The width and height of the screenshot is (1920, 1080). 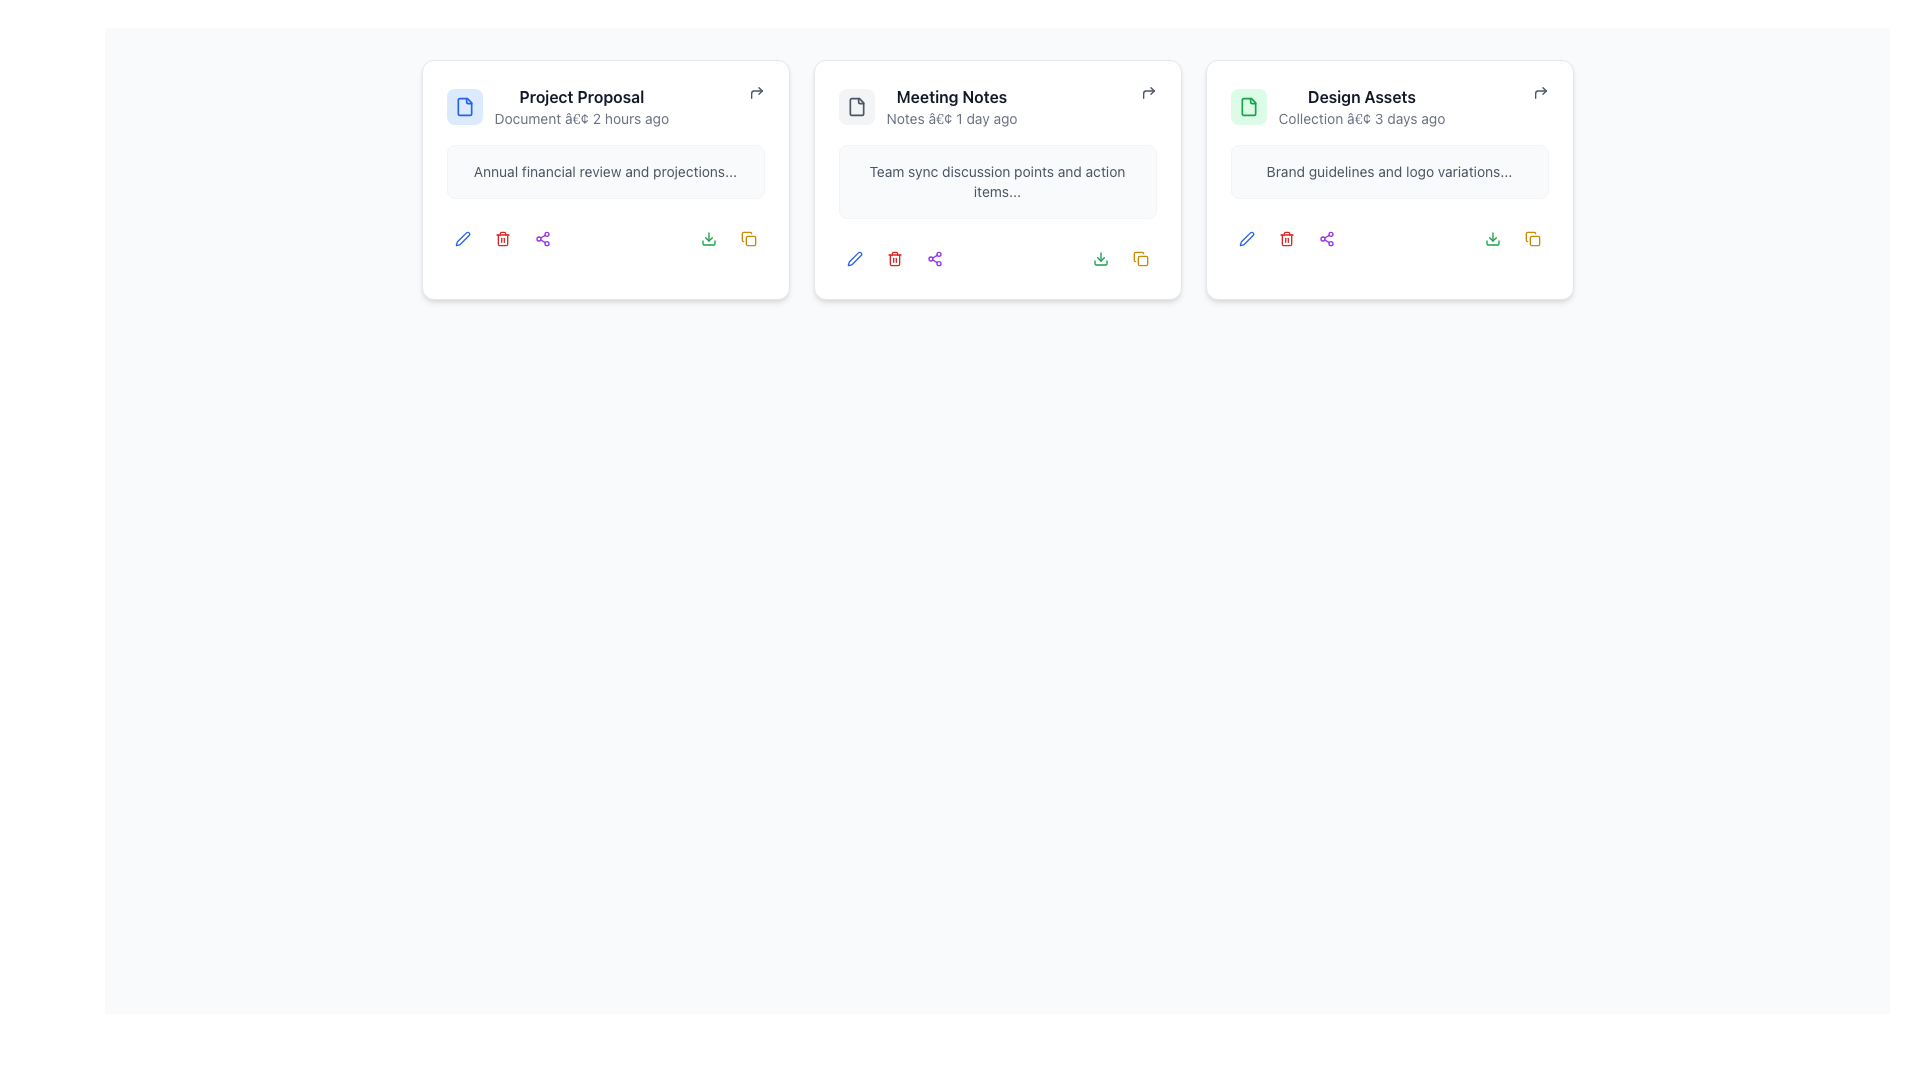 What do you see at coordinates (950, 119) in the screenshot?
I see `the small gray text label displaying 'Notes • 1 day ago' located below the 'Meeting Notes' text element in the center card of the triplet` at bounding box center [950, 119].